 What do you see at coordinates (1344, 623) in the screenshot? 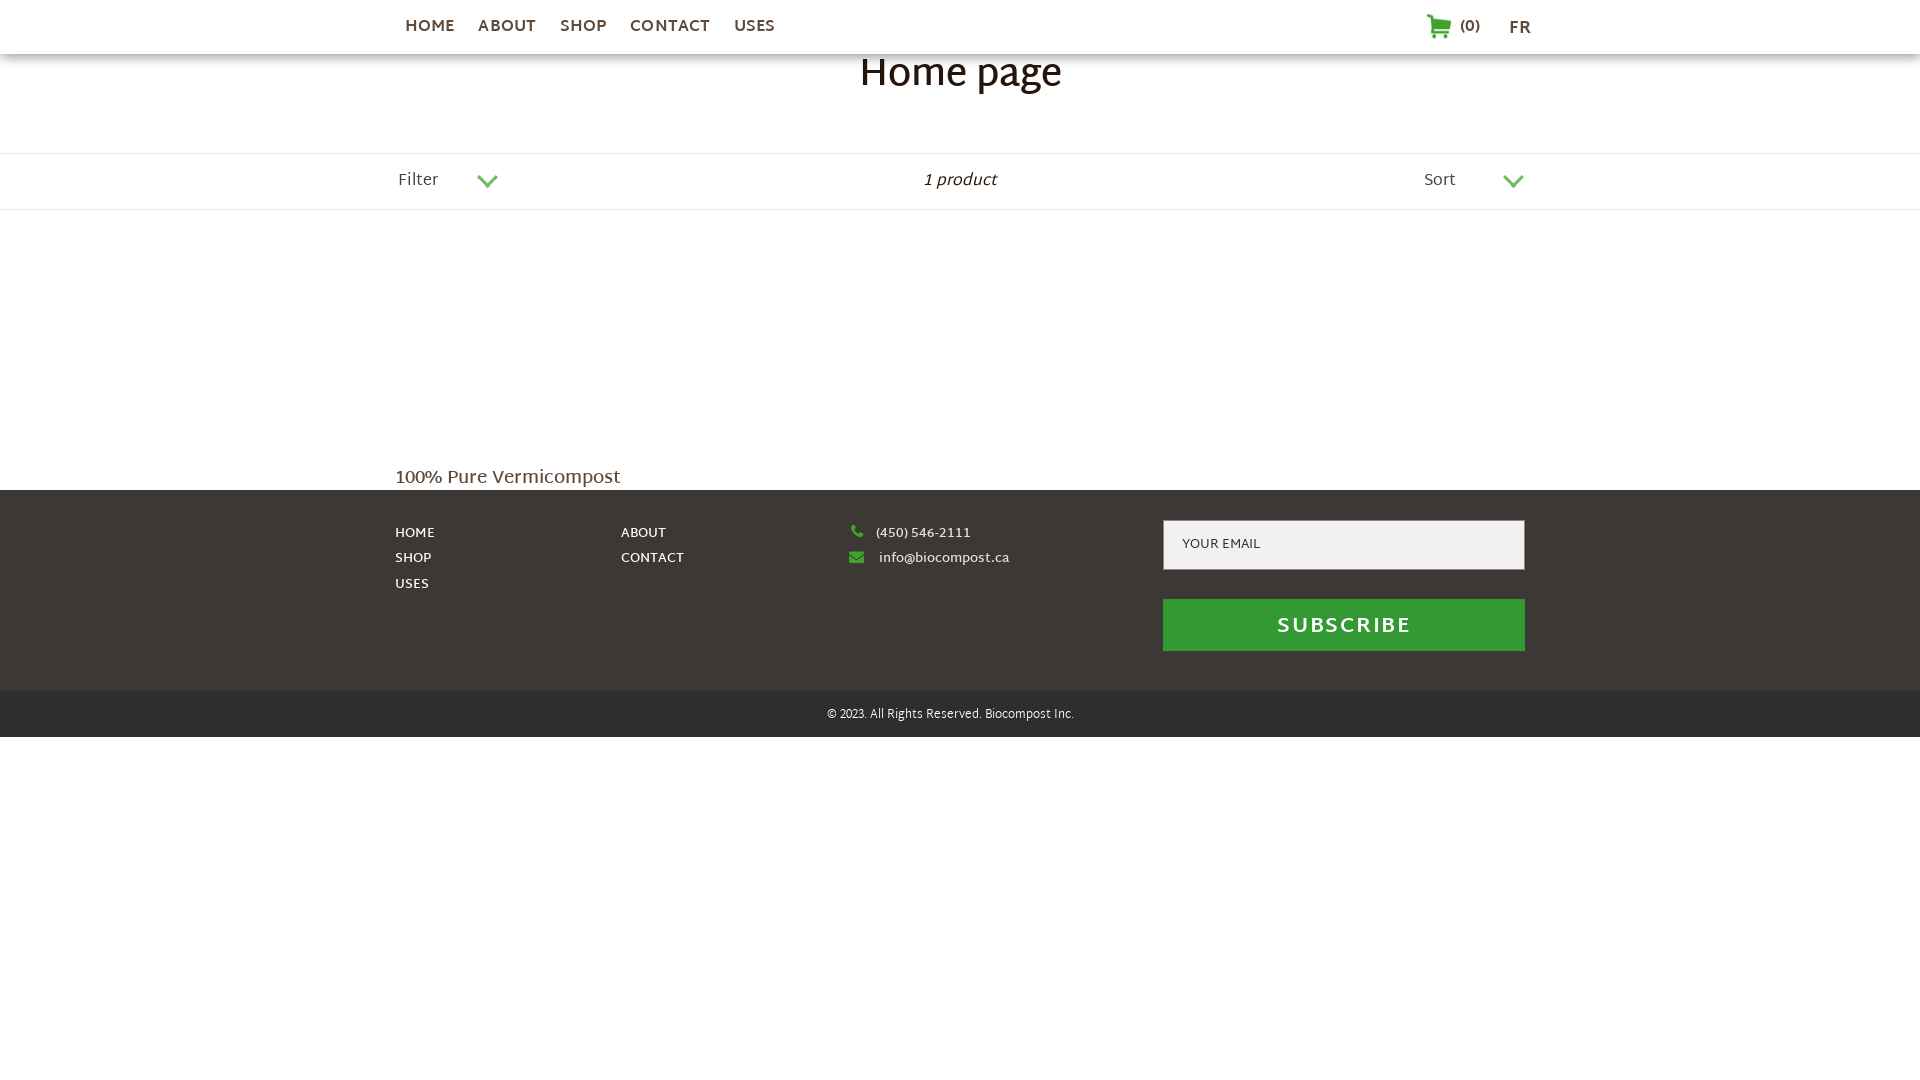
I see `'SUBSCRIBE'` at bounding box center [1344, 623].